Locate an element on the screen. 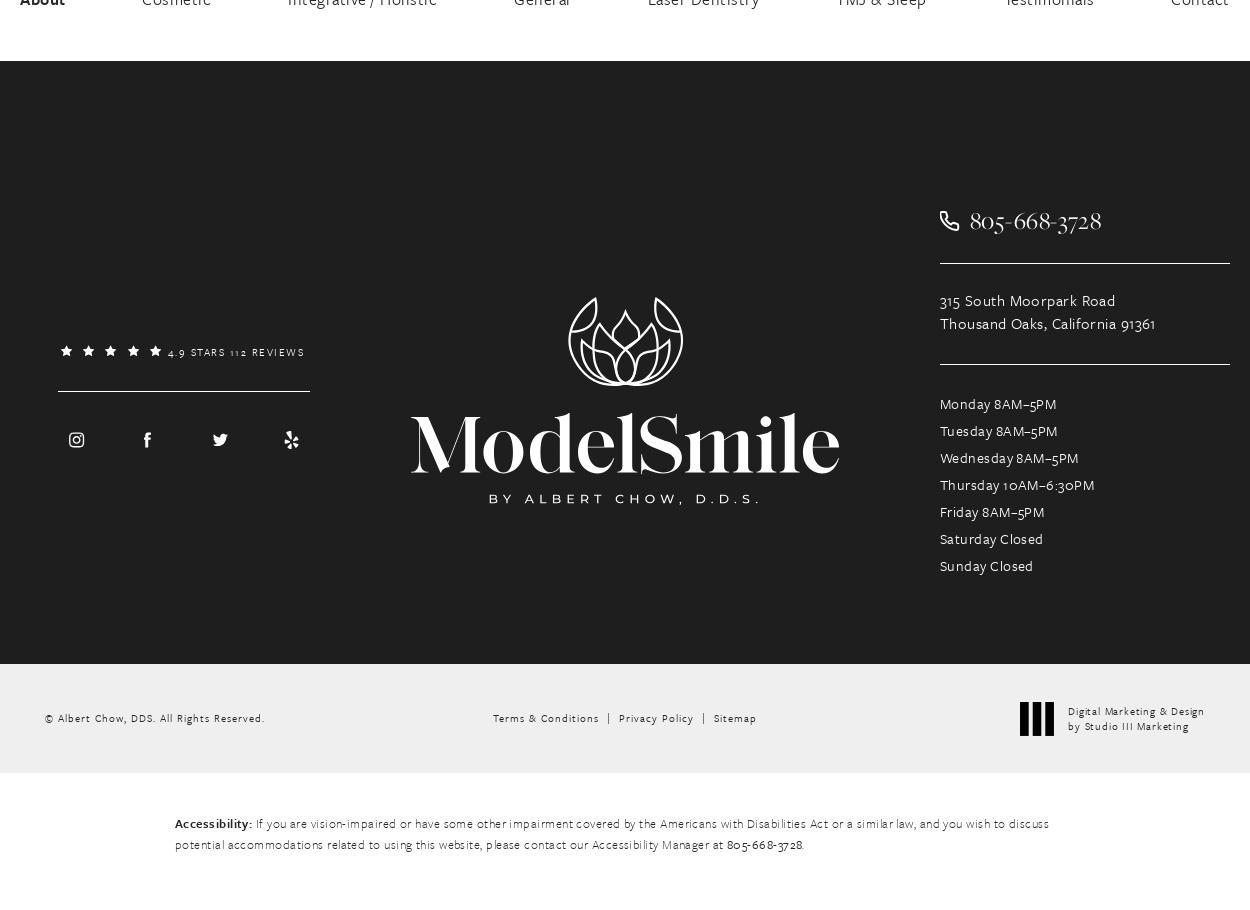 This screenshot has width=1250, height=910. 'Tuesday 8AM–5PM' is located at coordinates (939, 430).